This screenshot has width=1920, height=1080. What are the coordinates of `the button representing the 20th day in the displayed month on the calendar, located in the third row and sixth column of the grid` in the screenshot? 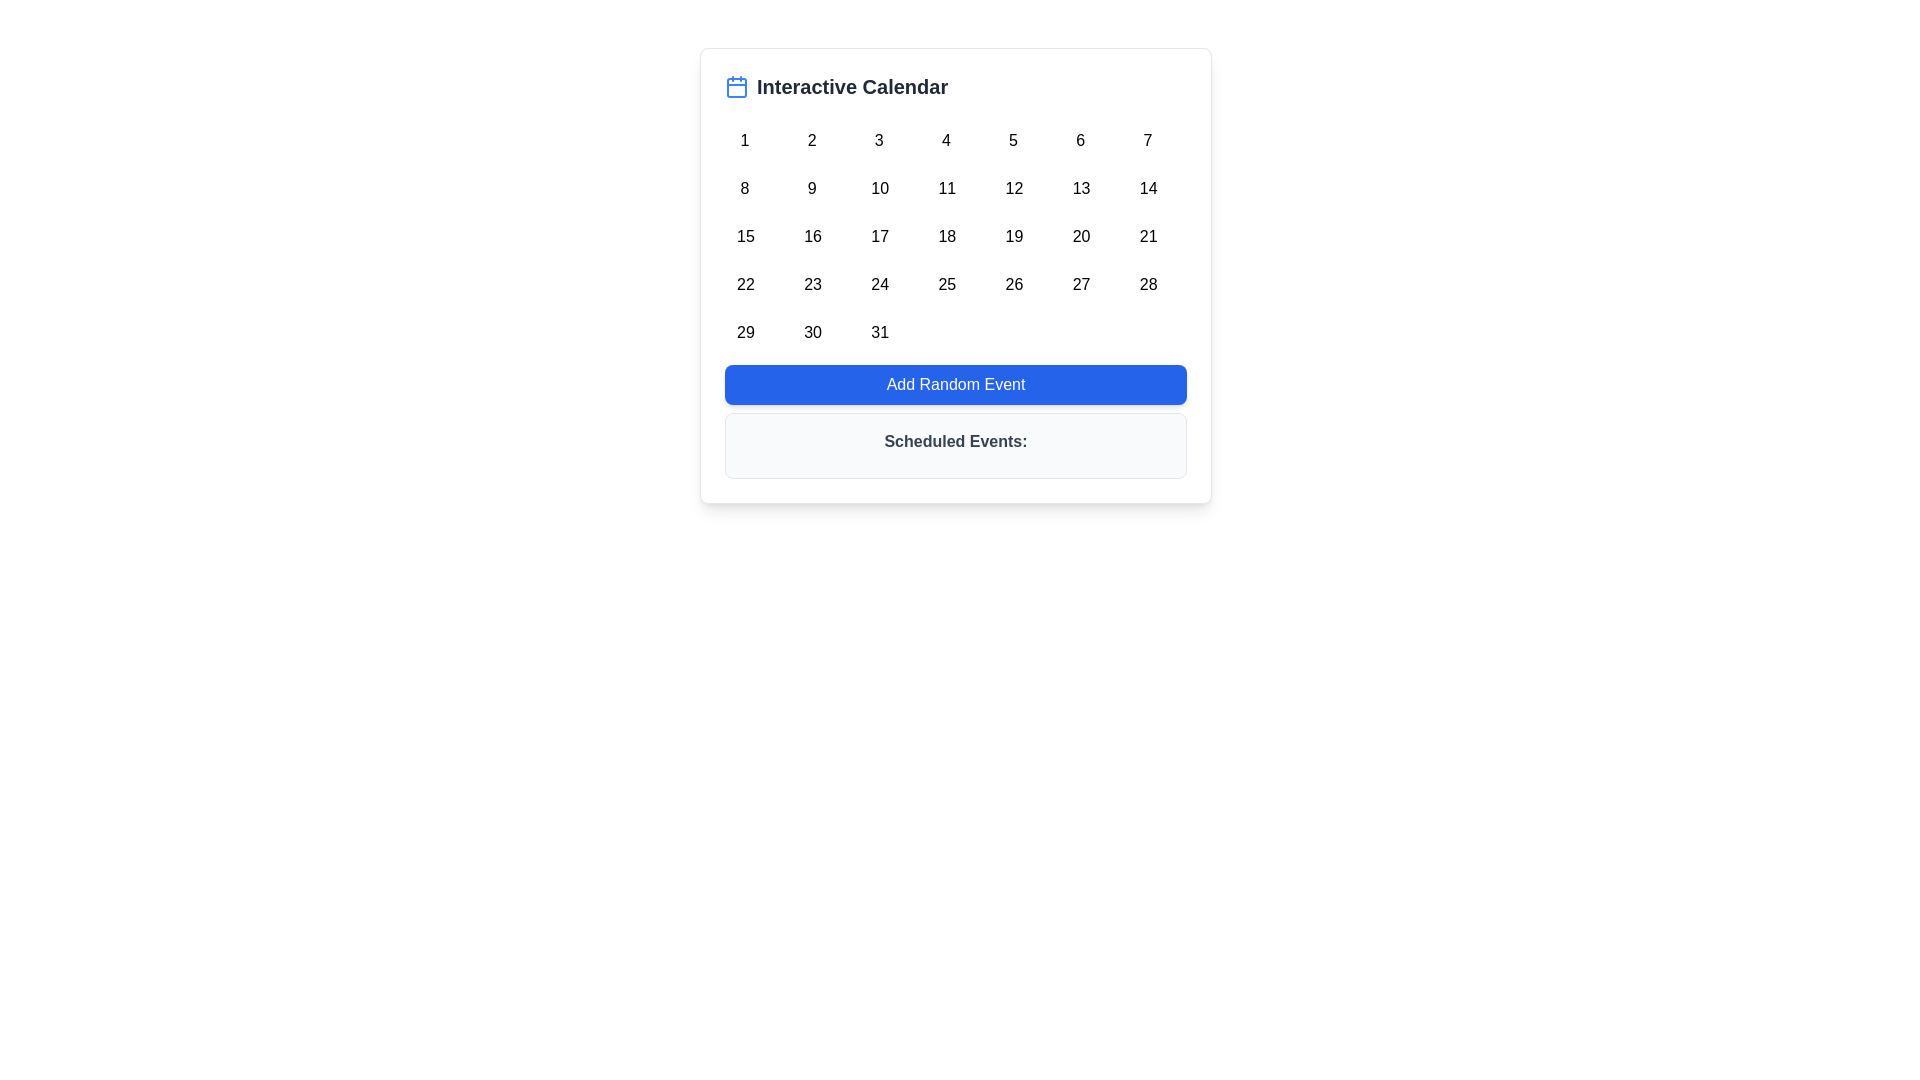 It's located at (1079, 231).